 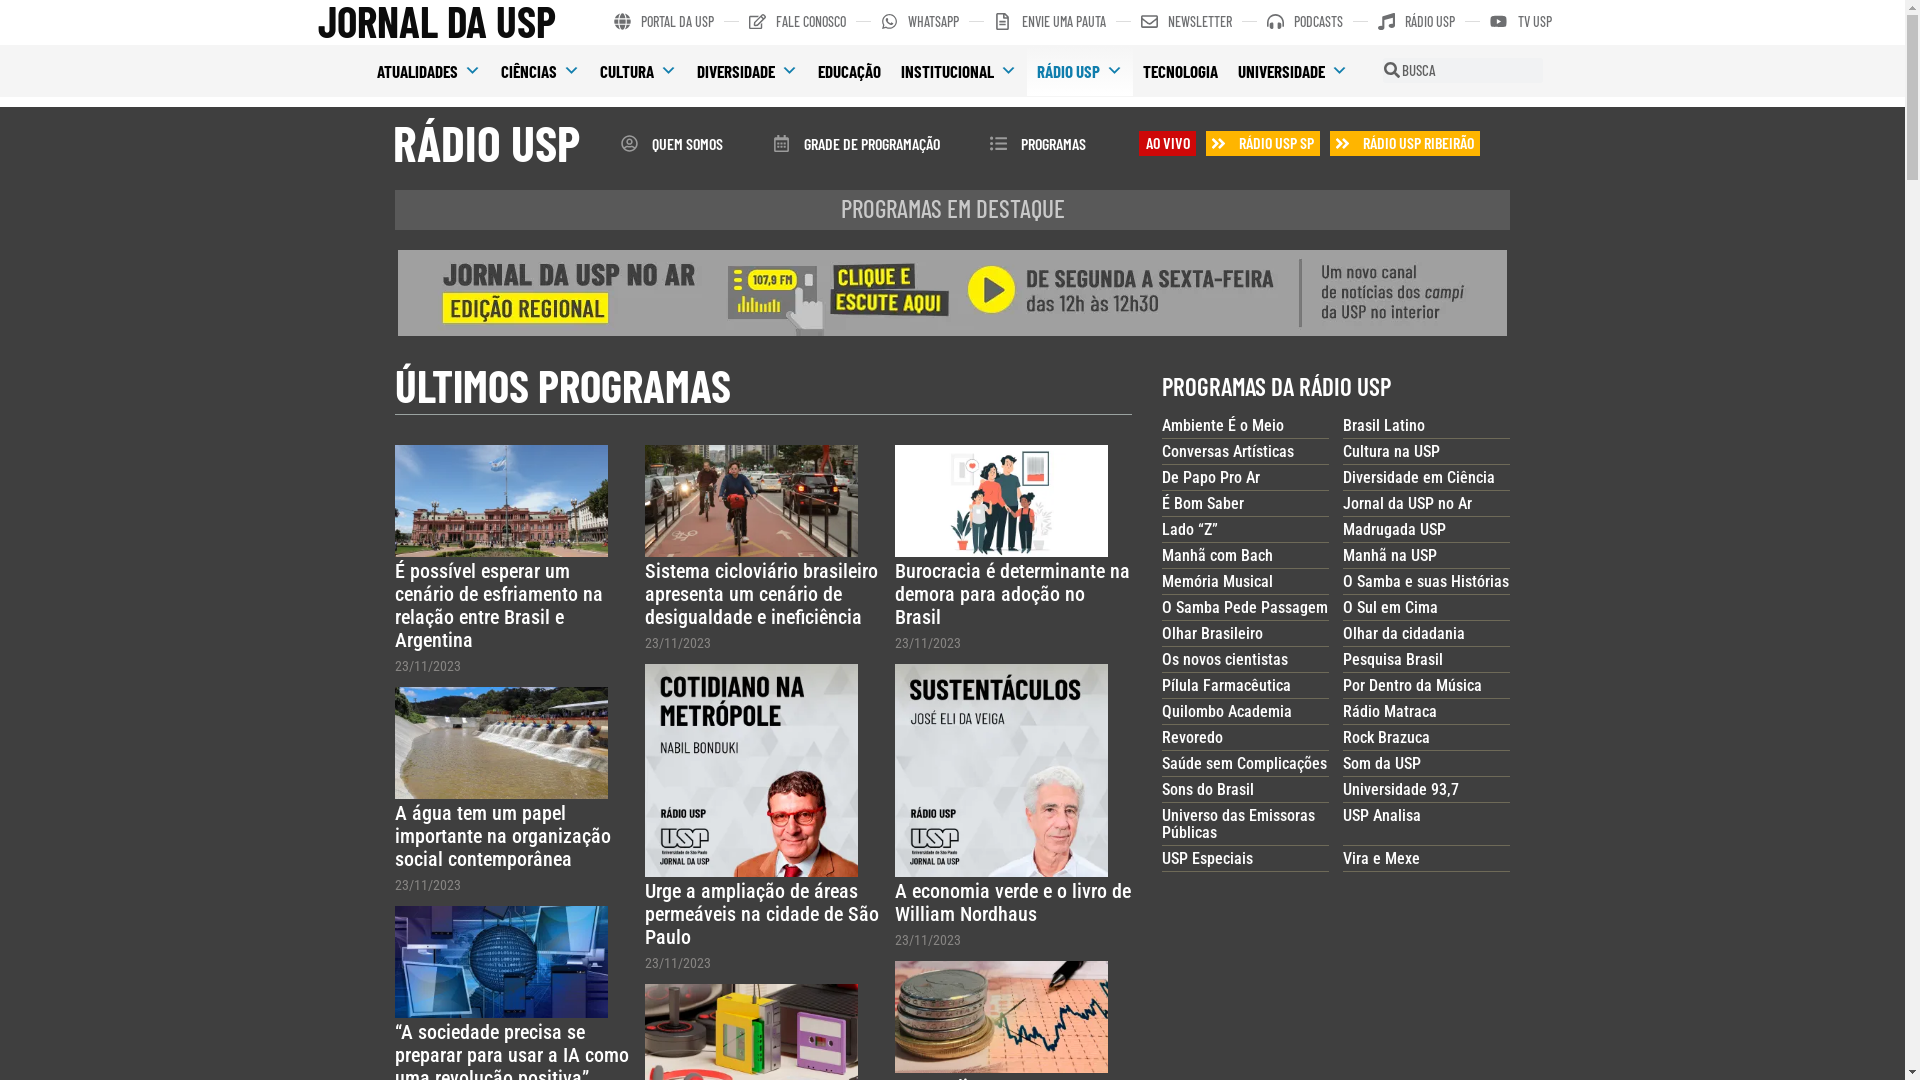 What do you see at coordinates (1390, 451) in the screenshot?
I see `'Cultura na USP'` at bounding box center [1390, 451].